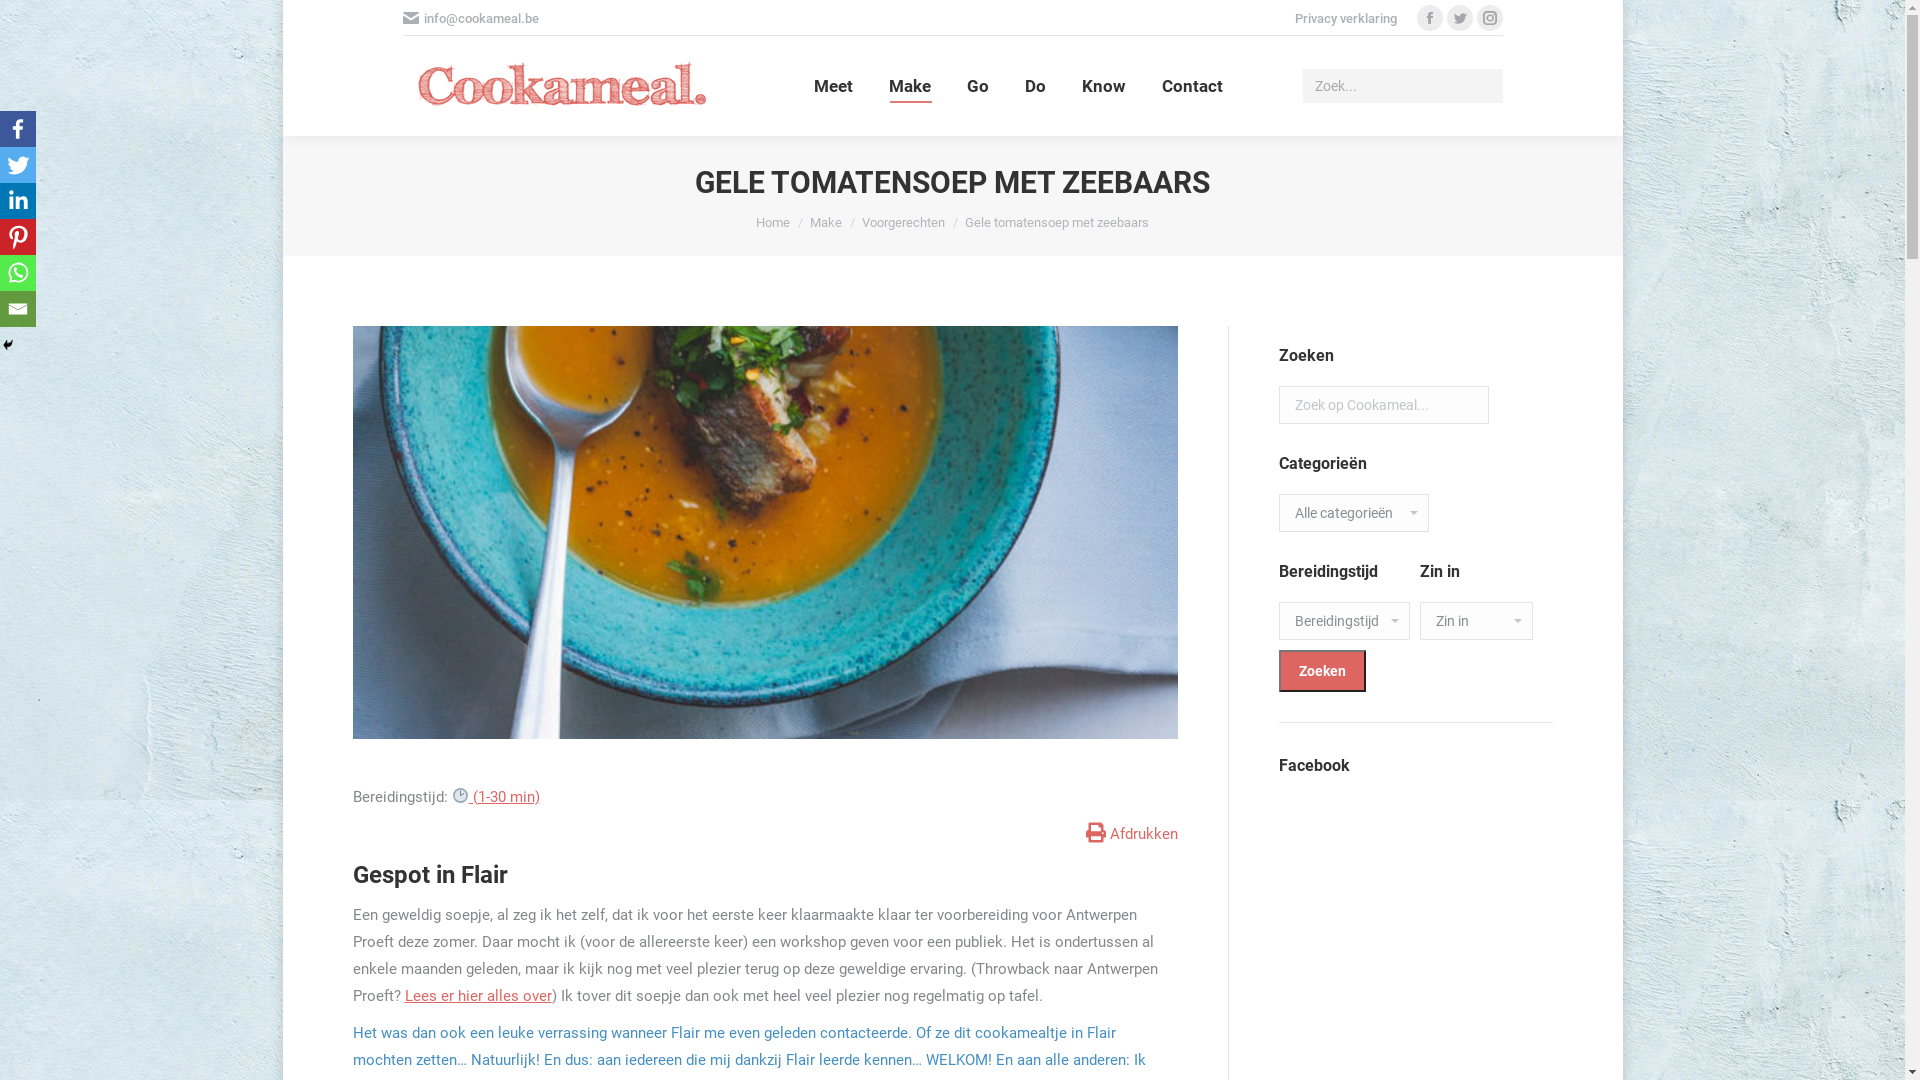  Describe the element at coordinates (978, 84) in the screenshot. I see `'Go'` at that location.